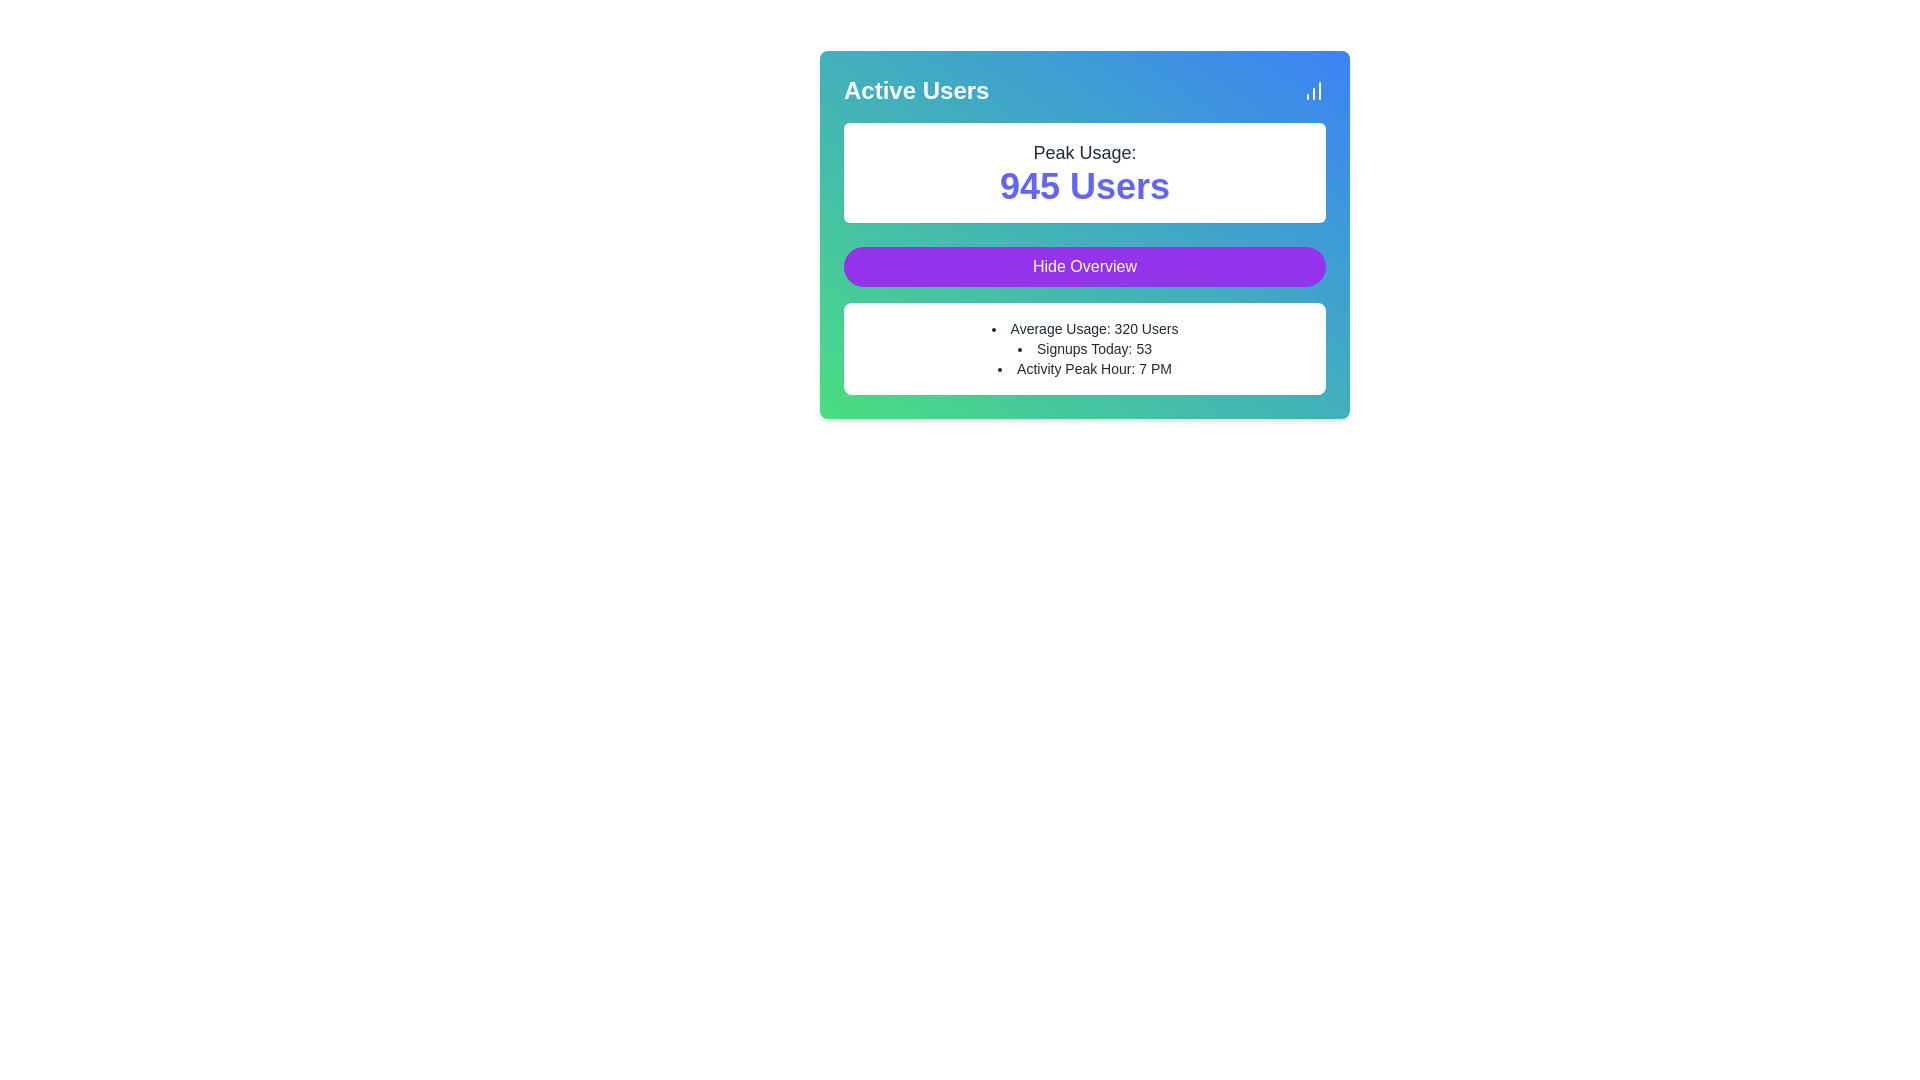 Image resolution: width=1920 pixels, height=1080 pixels. What do you see at coordinates (1083, 347) in the screenshot?
I see `text content of the bulleted list containing 'Average Usage: 320 Users', 'Signups Today: 53', and 'Activity Peak Hour: 7 PM', which is located below the 'Hide Overview' button` at bounding box center [1083, 347].